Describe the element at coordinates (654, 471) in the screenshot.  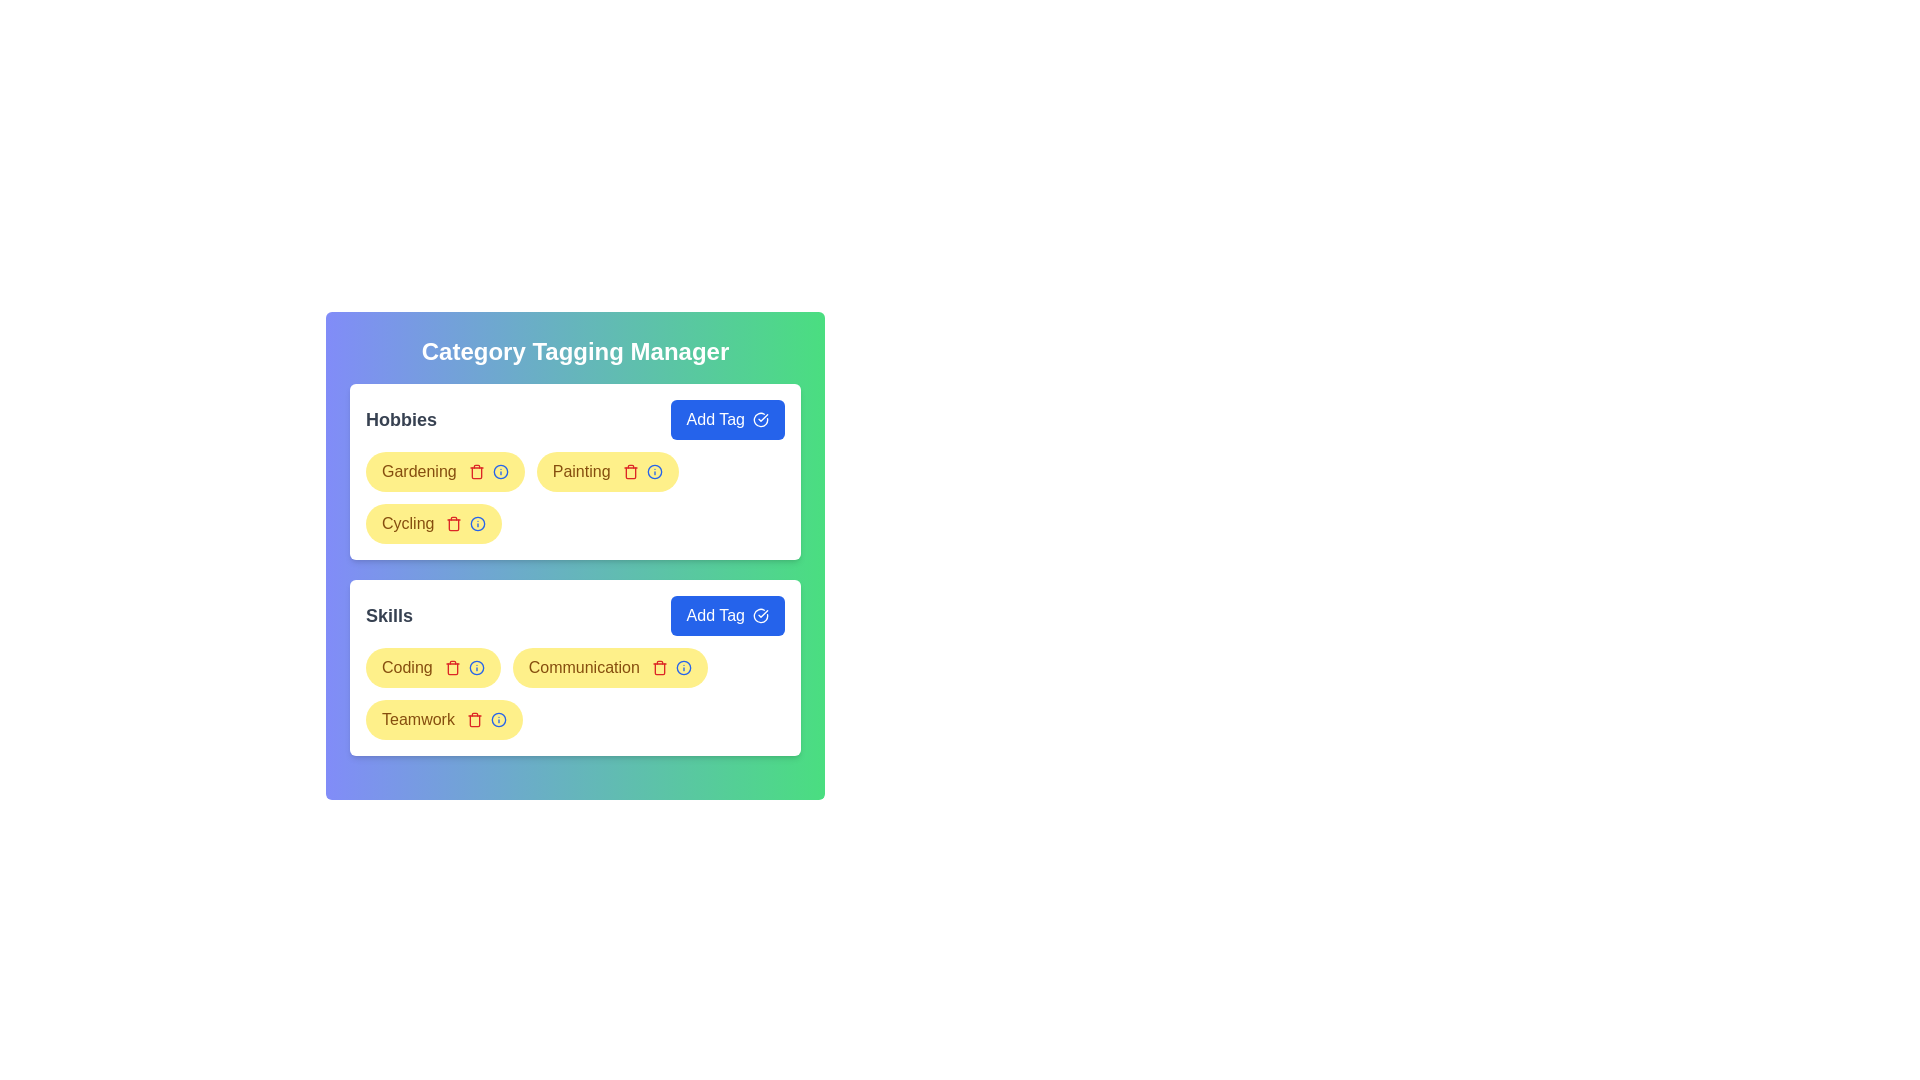
I see `the information icon button located to the right of the 'Painting' tag in the 'Hobbies' section to retrieve additional details about the Painting category` at that location.